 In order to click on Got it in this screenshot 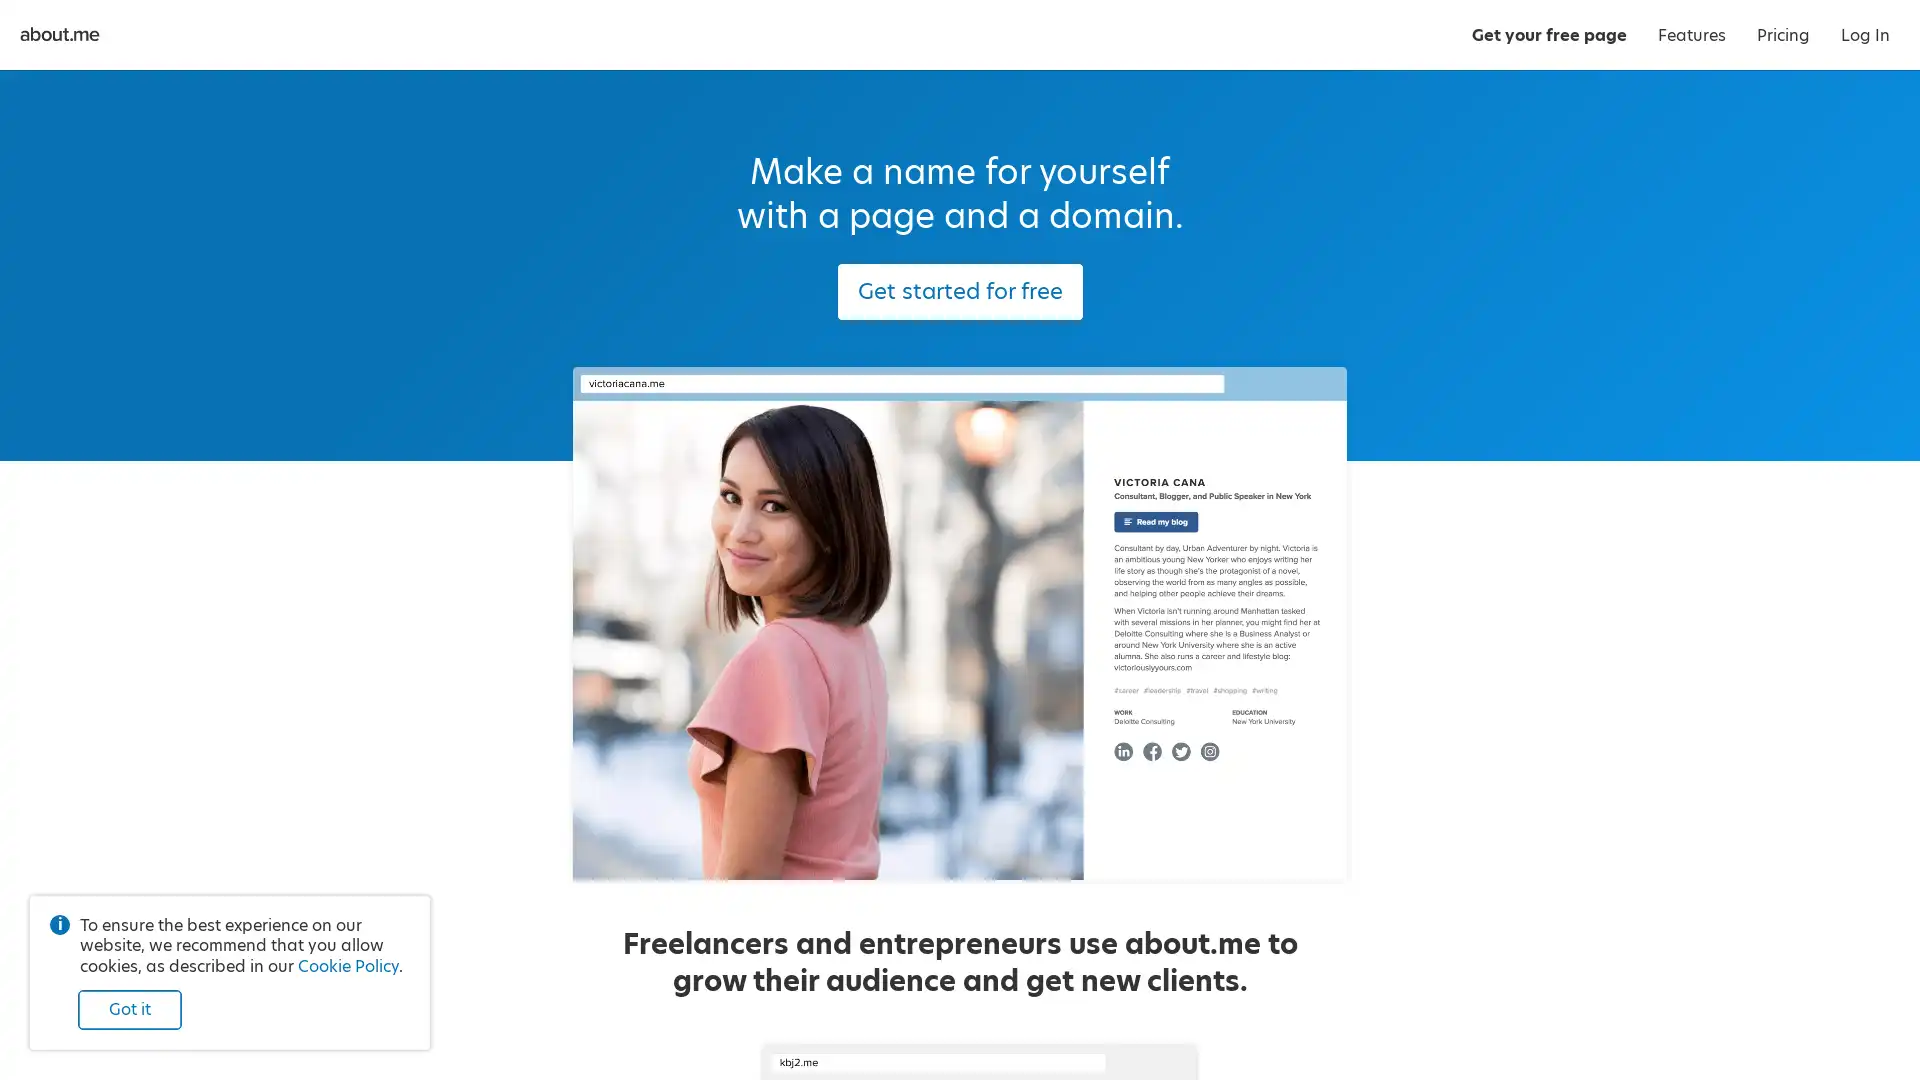, I will do `click(128, 1010)`.